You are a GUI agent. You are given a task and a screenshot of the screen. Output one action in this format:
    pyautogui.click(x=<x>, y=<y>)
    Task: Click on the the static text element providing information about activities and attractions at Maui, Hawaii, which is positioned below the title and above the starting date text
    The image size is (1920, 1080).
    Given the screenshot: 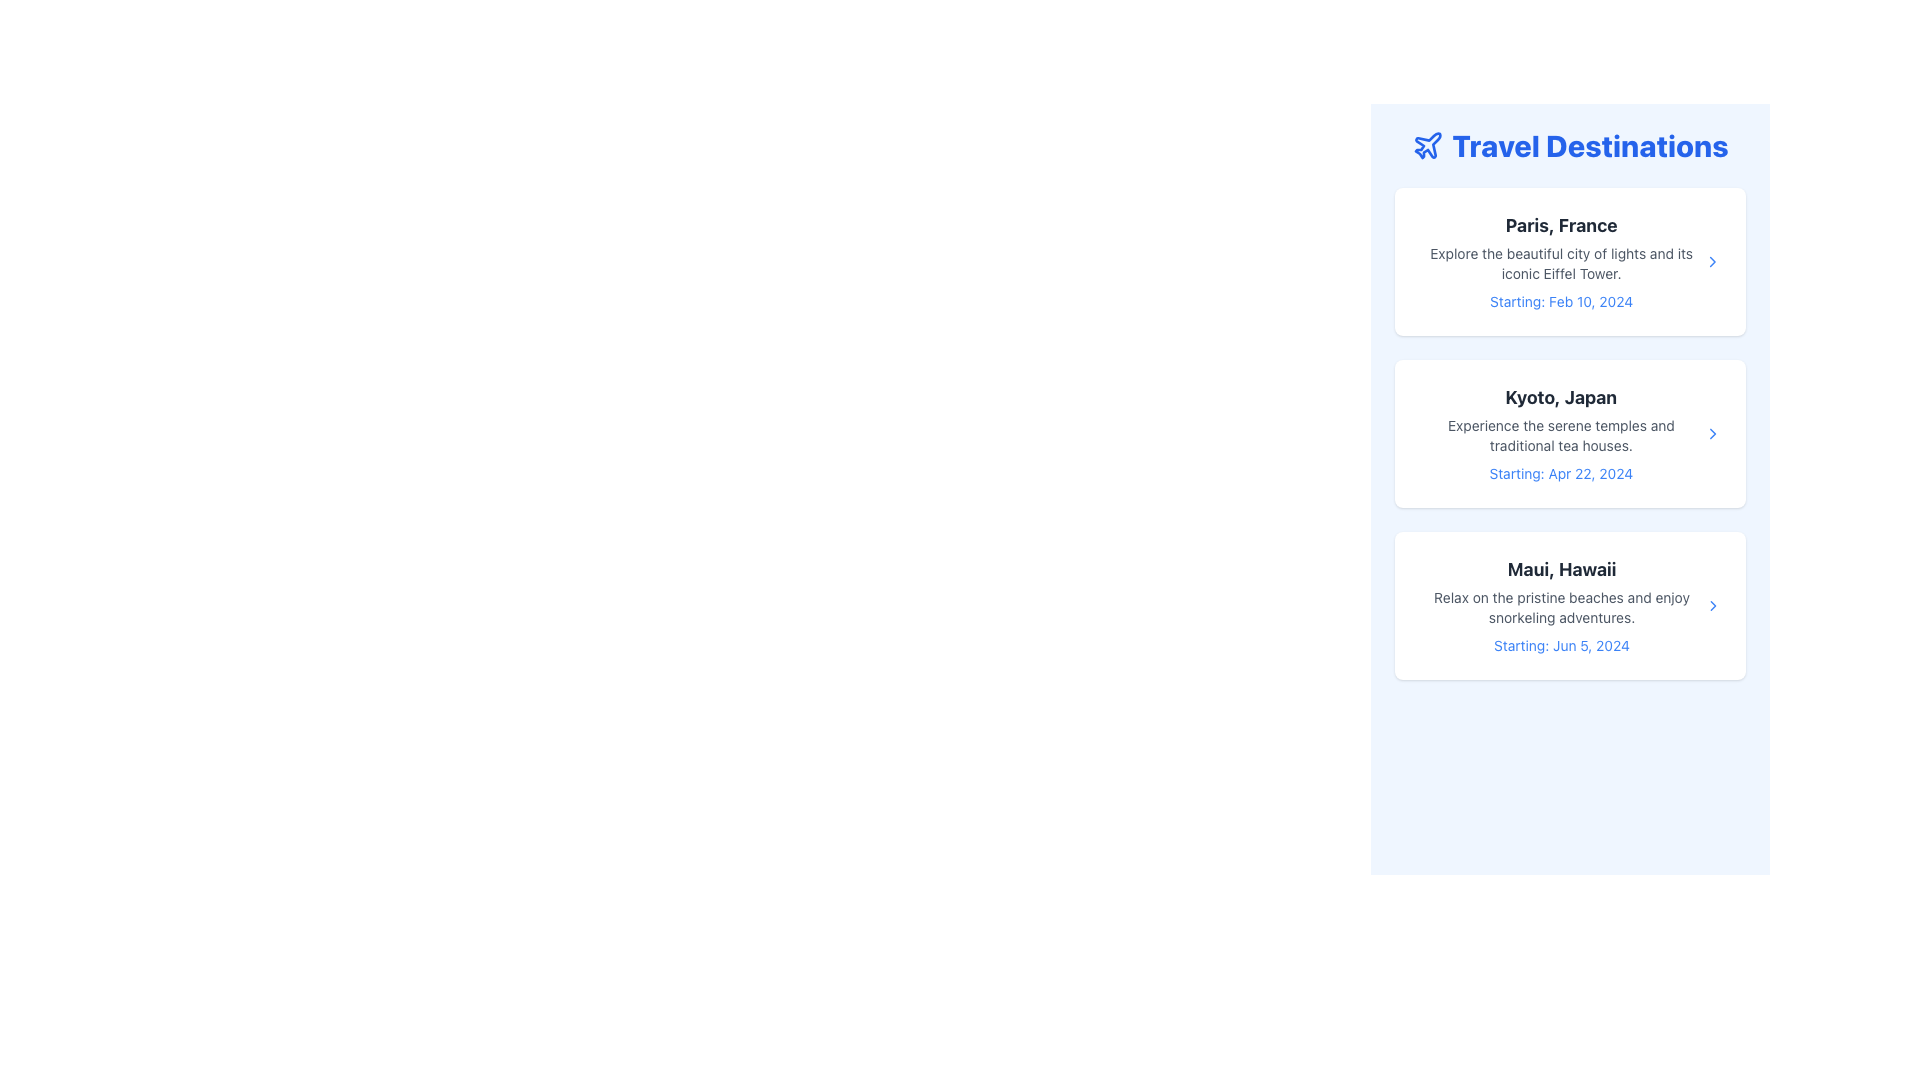 What is the action you would take?
    pyautogui.click(x=1561, y=607)
    